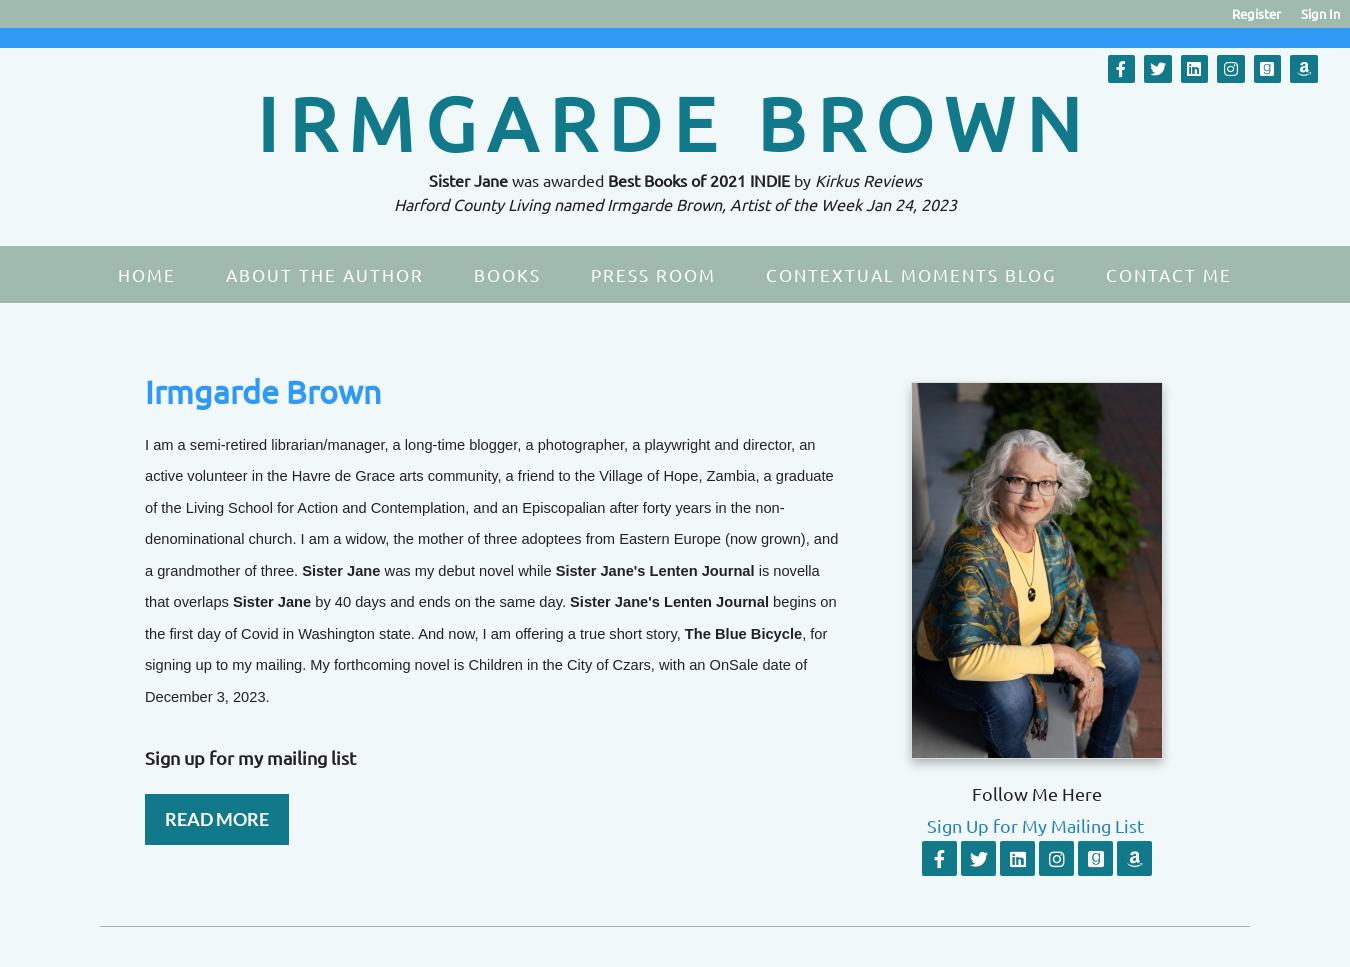  Describe the element at coordinates (803, 178) in the screenshot. I see `'by'` at that location.